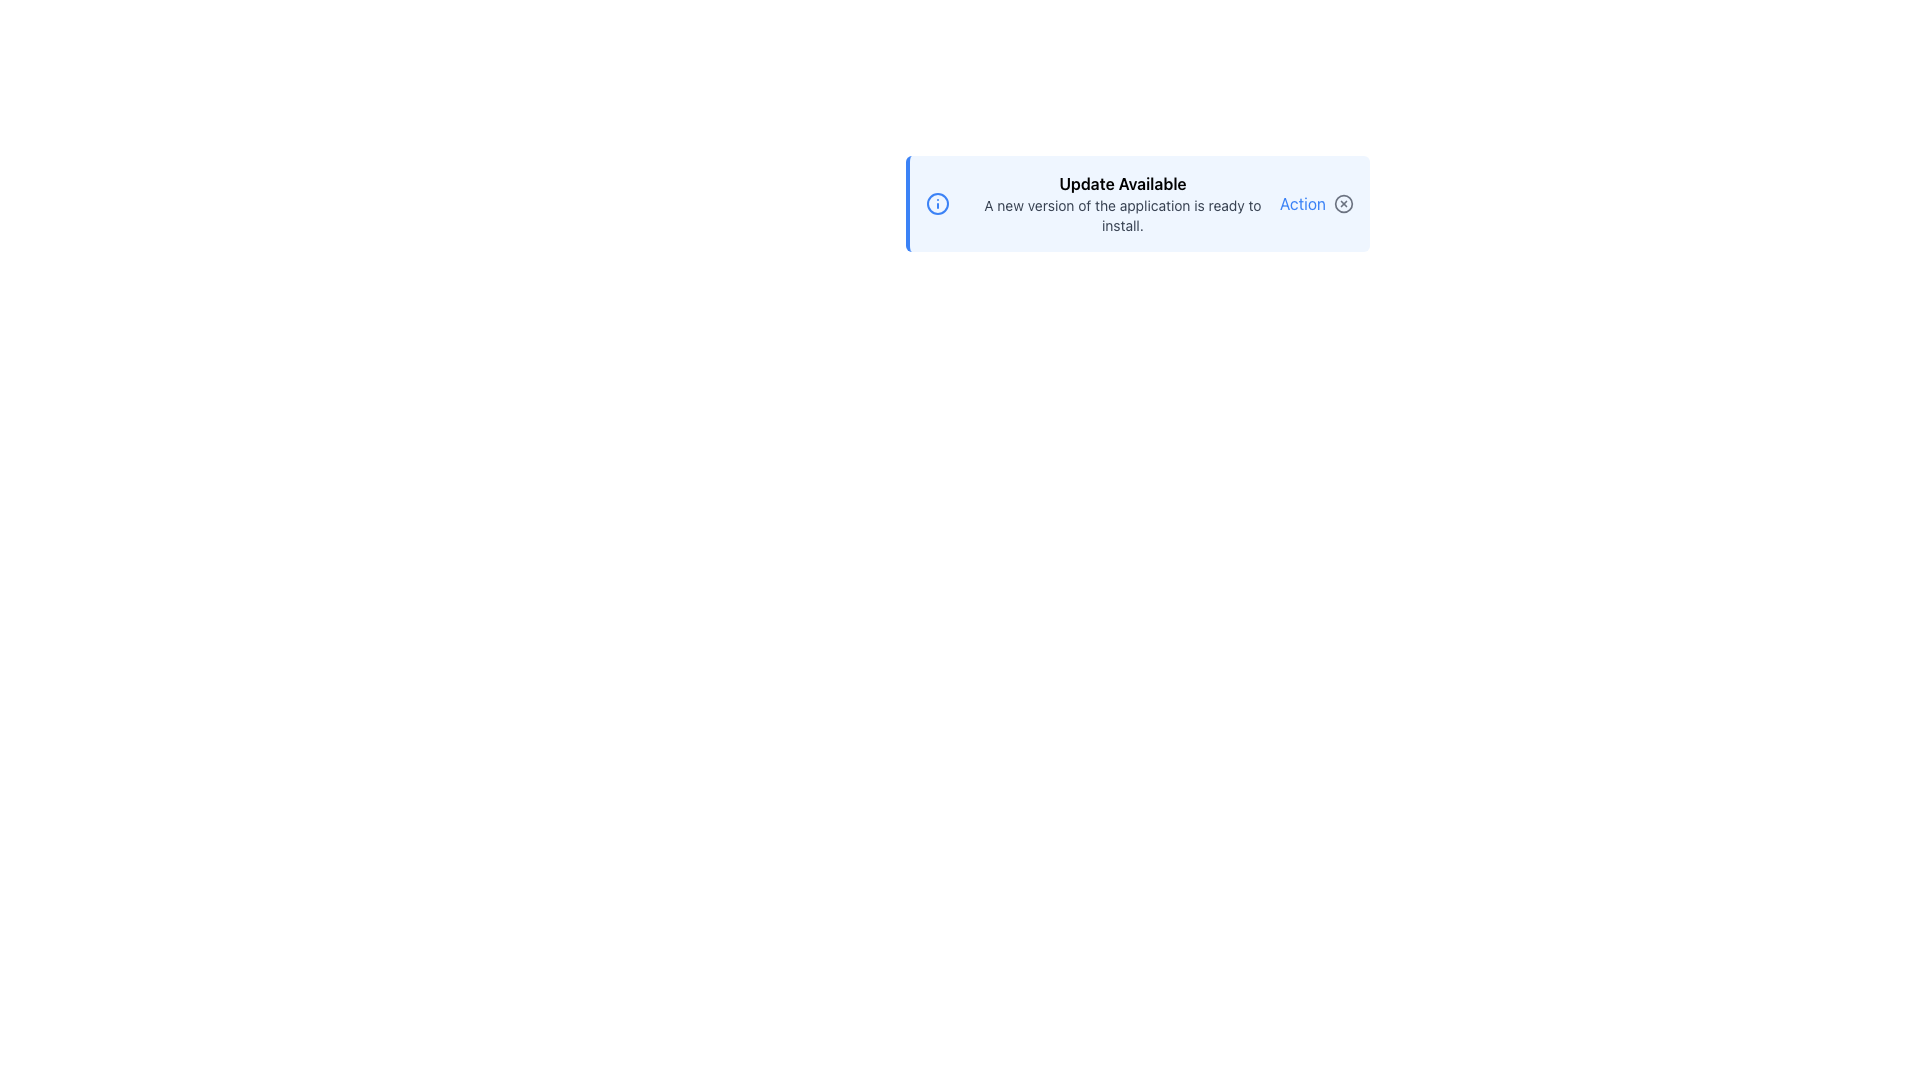 The image size is (1920, 1080). What do you see at coordinates (1315, 204) in the screenshot?
I see `the 'Action' text button located at the far right of the notification card labeled 'Update Available'` at bounding box center [1315, 204].